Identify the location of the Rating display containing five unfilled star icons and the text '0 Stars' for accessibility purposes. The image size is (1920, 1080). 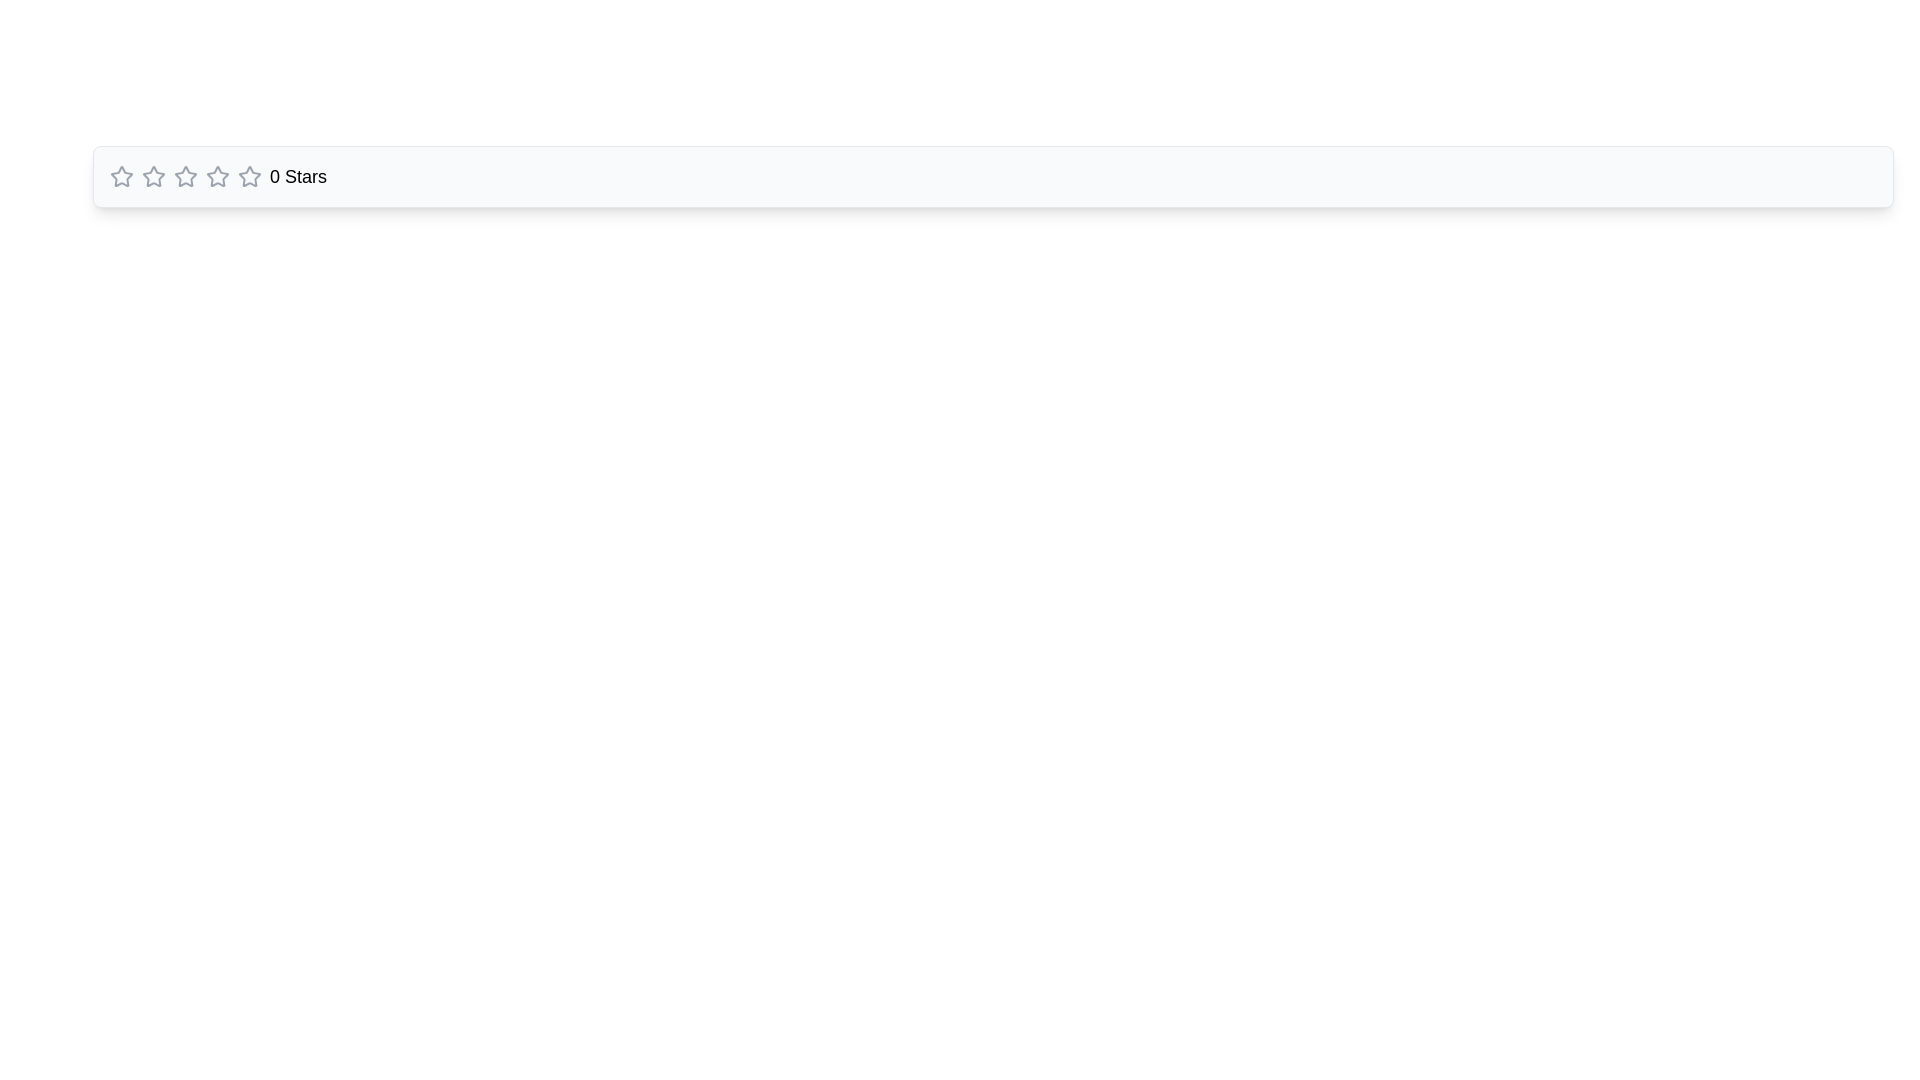
(993, 176).